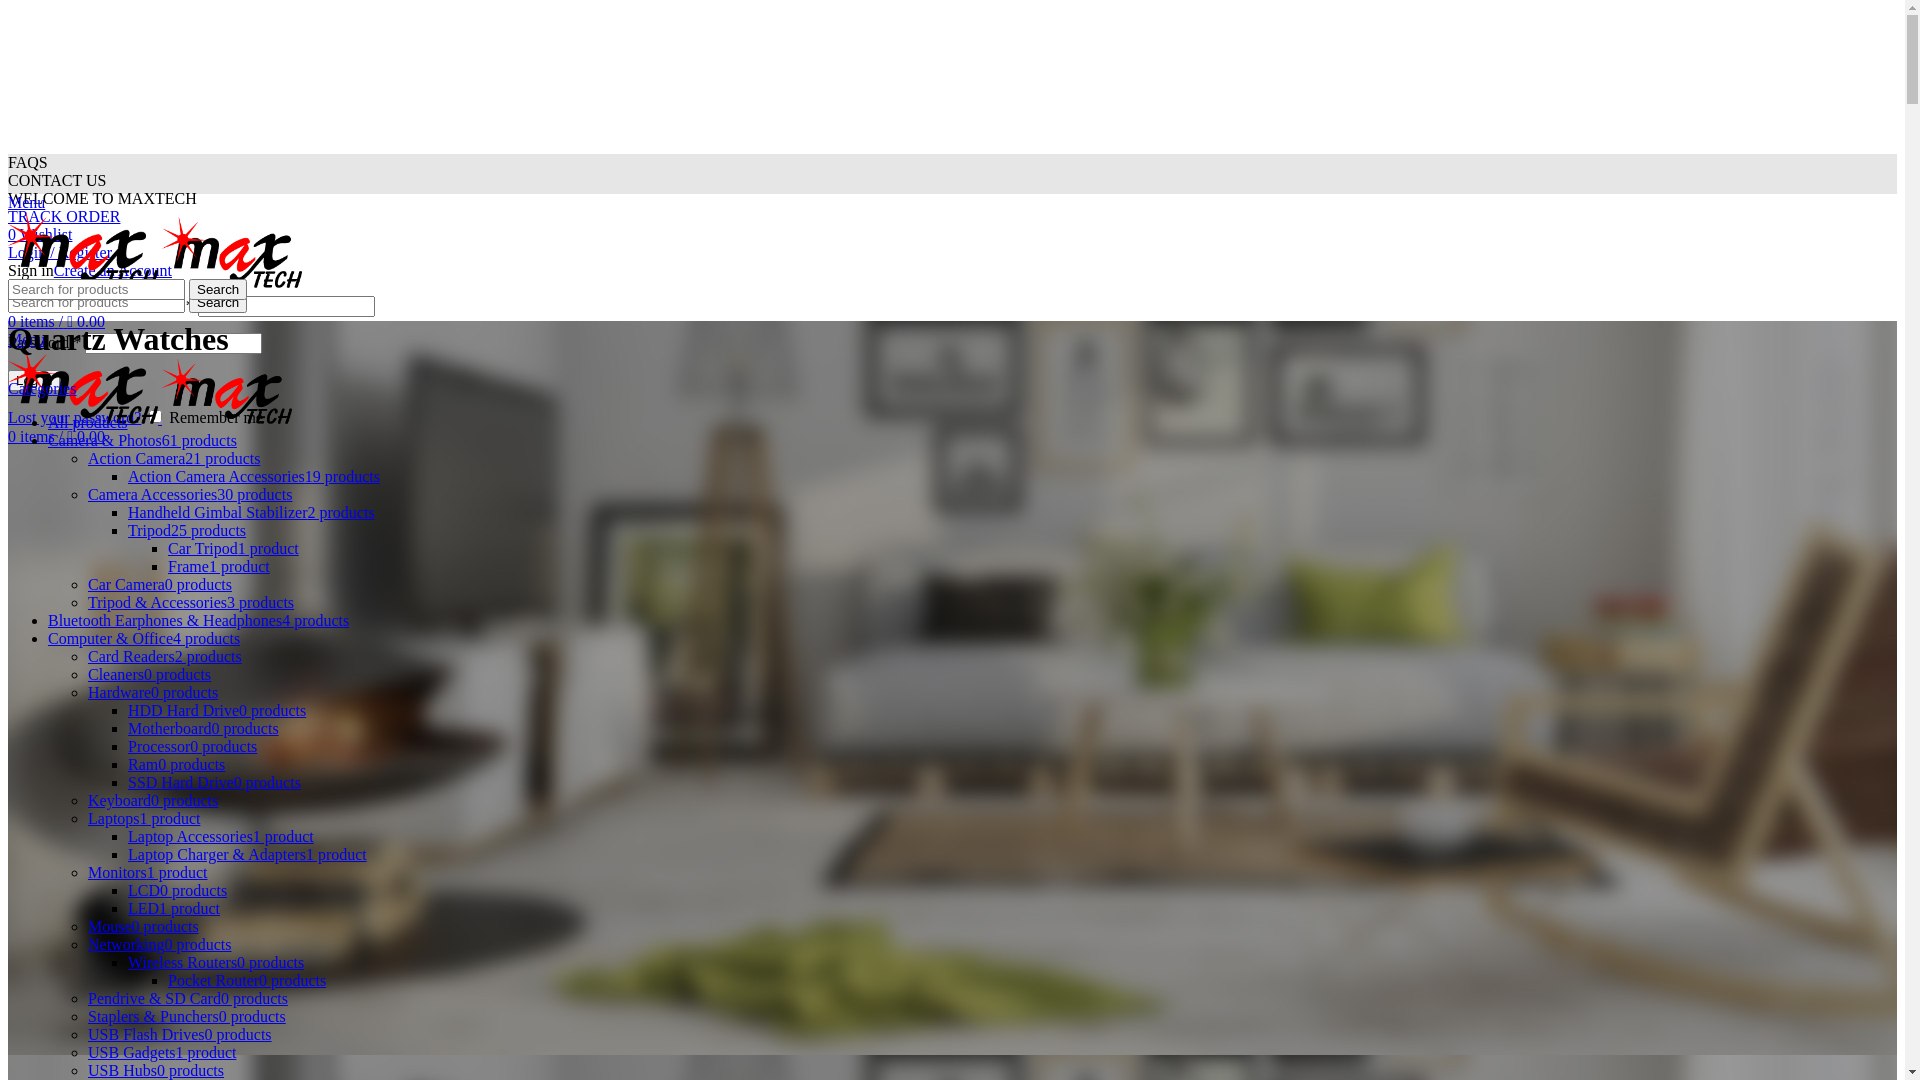 The width and height of the screenshot is (1920, 1080). I want to click on 'Menu', so click(26, 202).